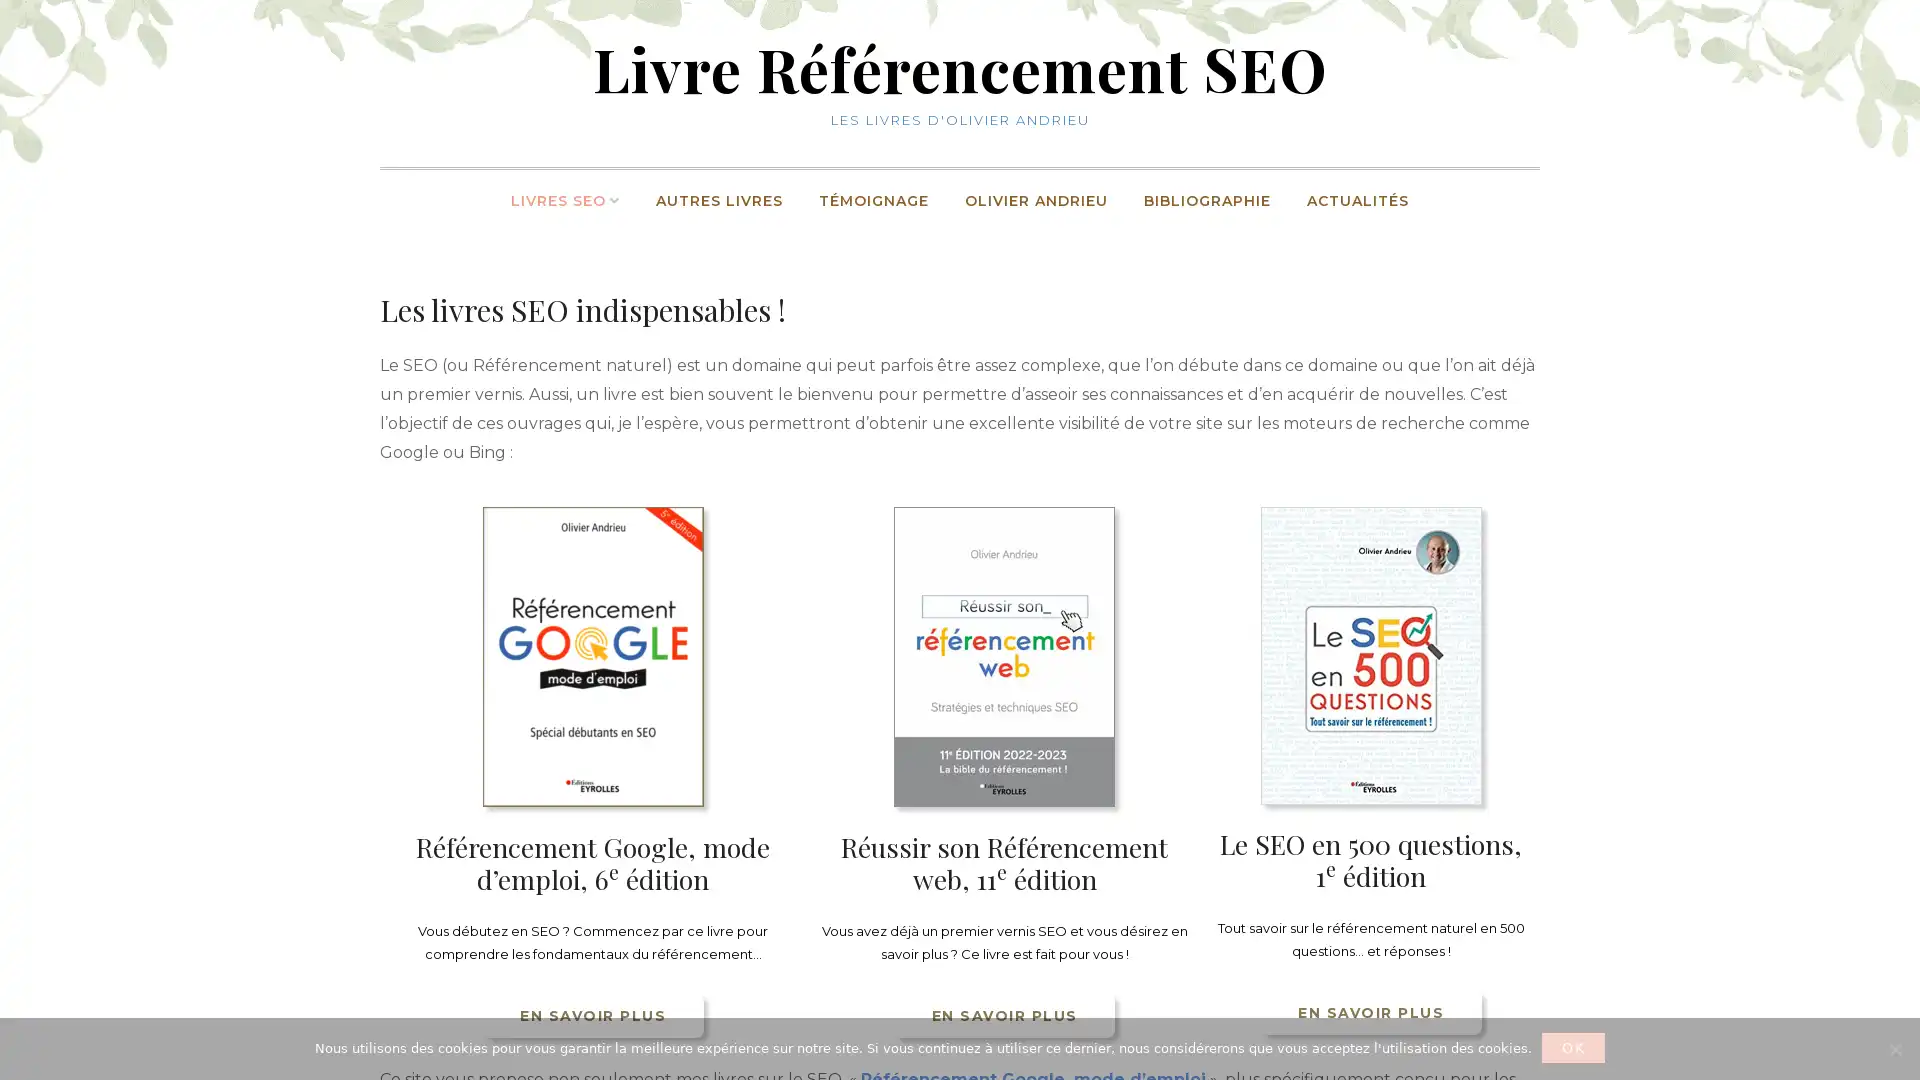 The image size is (1920, 1080). Describe the element at coordinates (1004, 1014) in the screenshot. I see `EN SAVOIR PLUS` at that location.